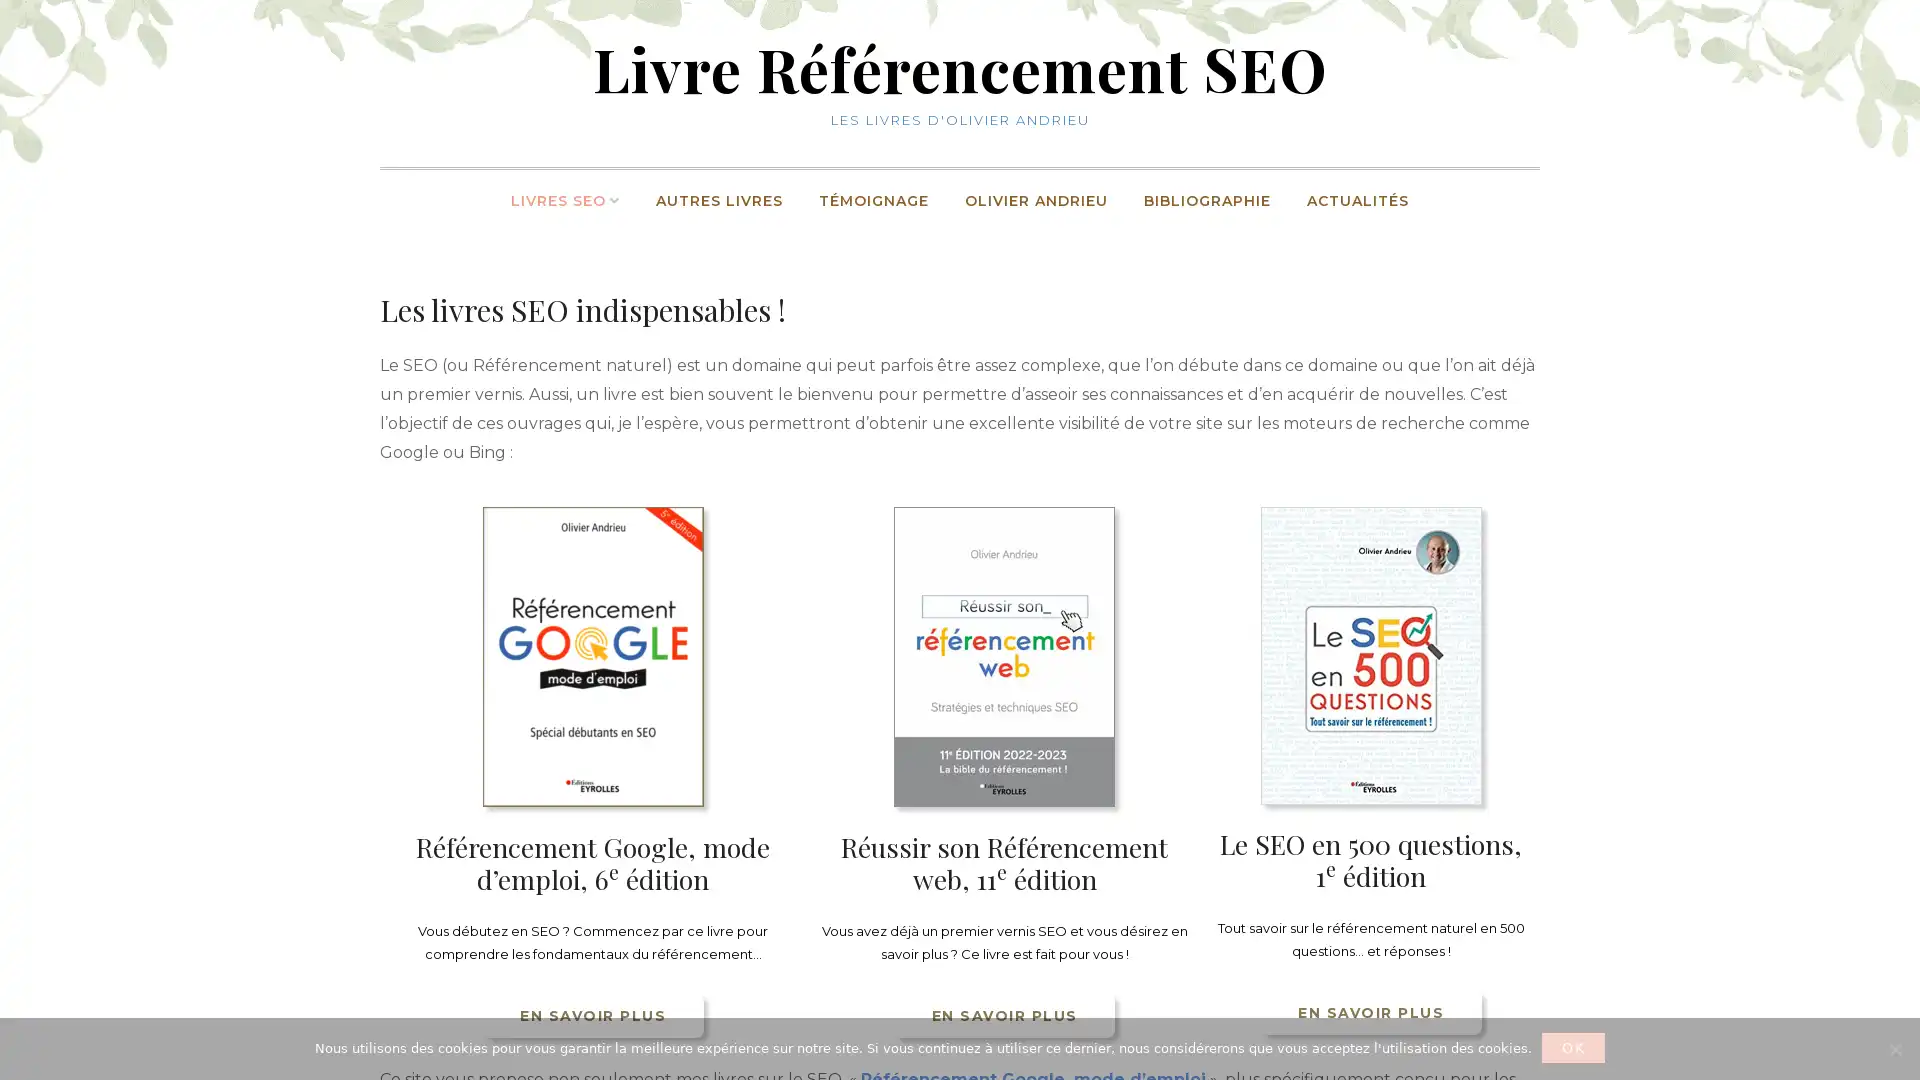 The image size is (1920, 1080). Describe the element at coordinates (1004, 1014) in the screenshot. I see `EN SAVOIR PLUS` at that location.